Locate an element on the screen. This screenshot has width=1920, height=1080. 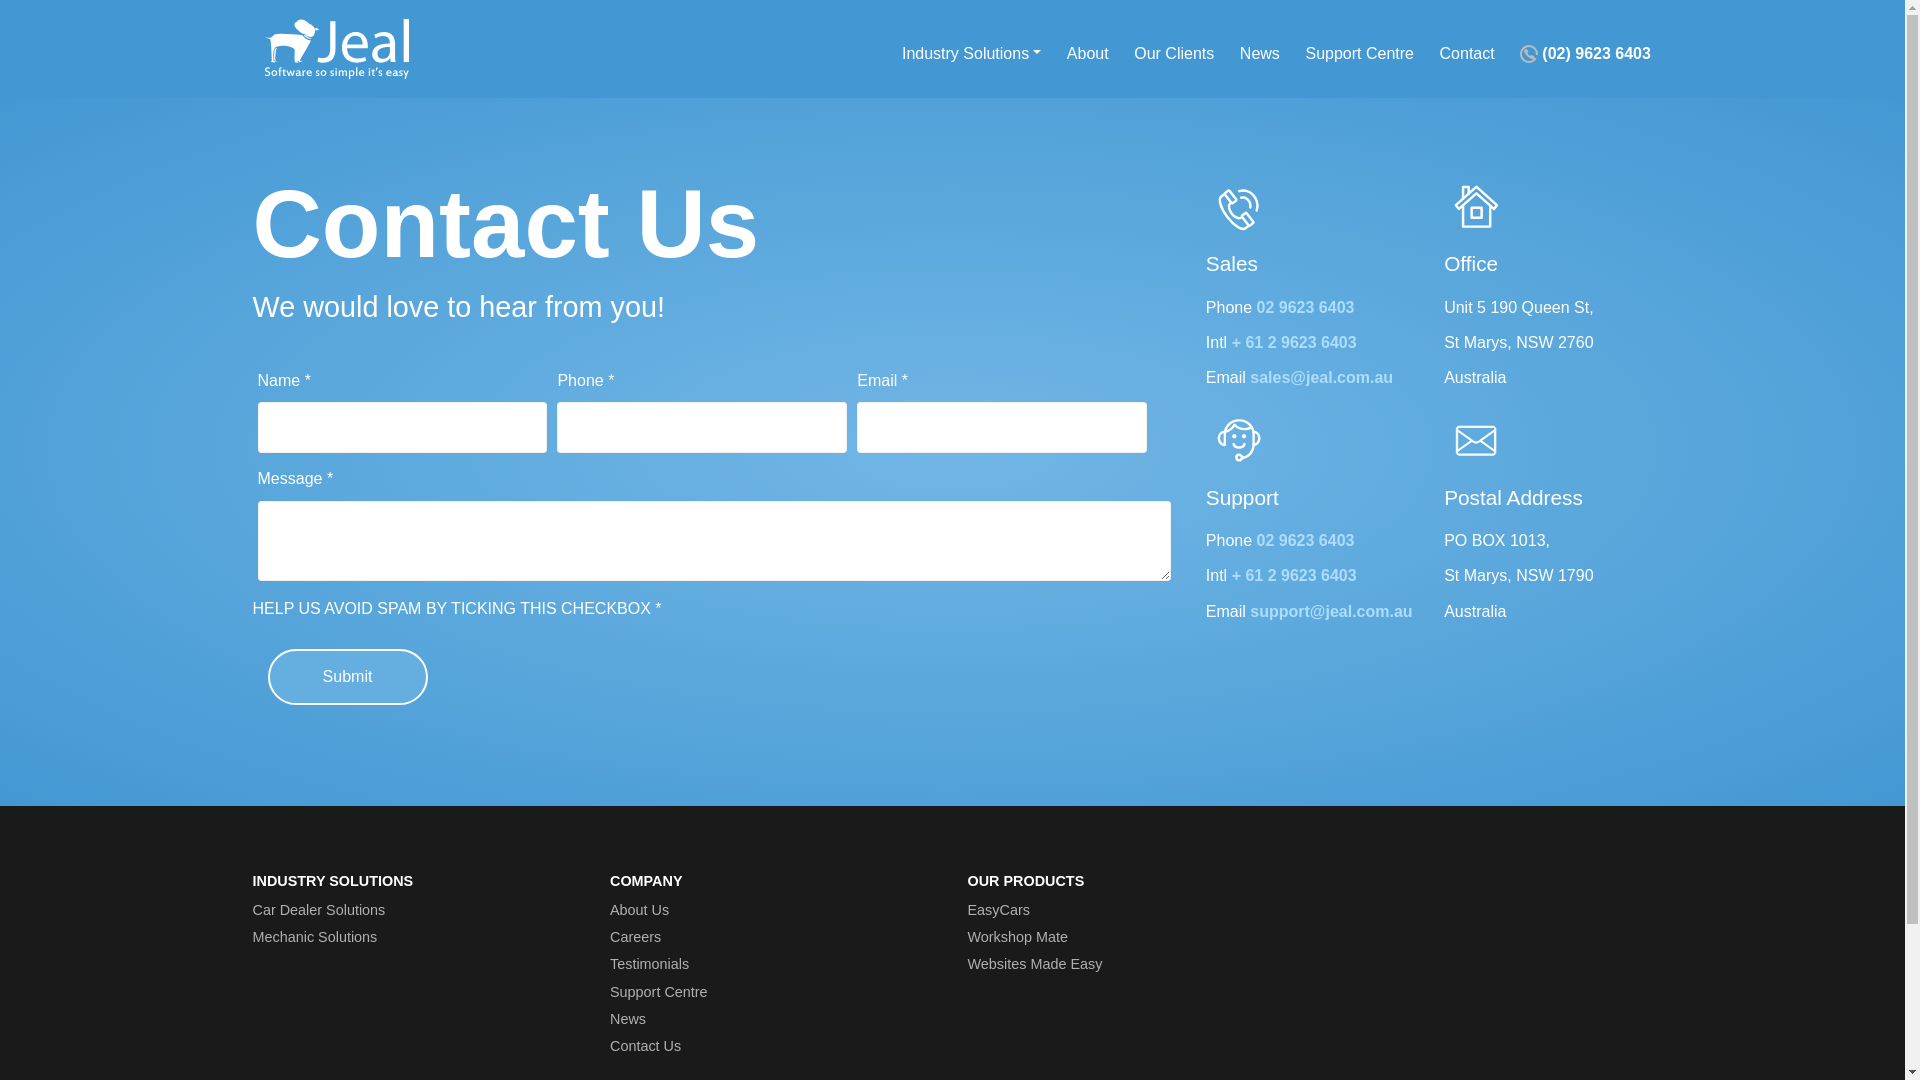
'Contact' is located at coordinates (1467, 52).